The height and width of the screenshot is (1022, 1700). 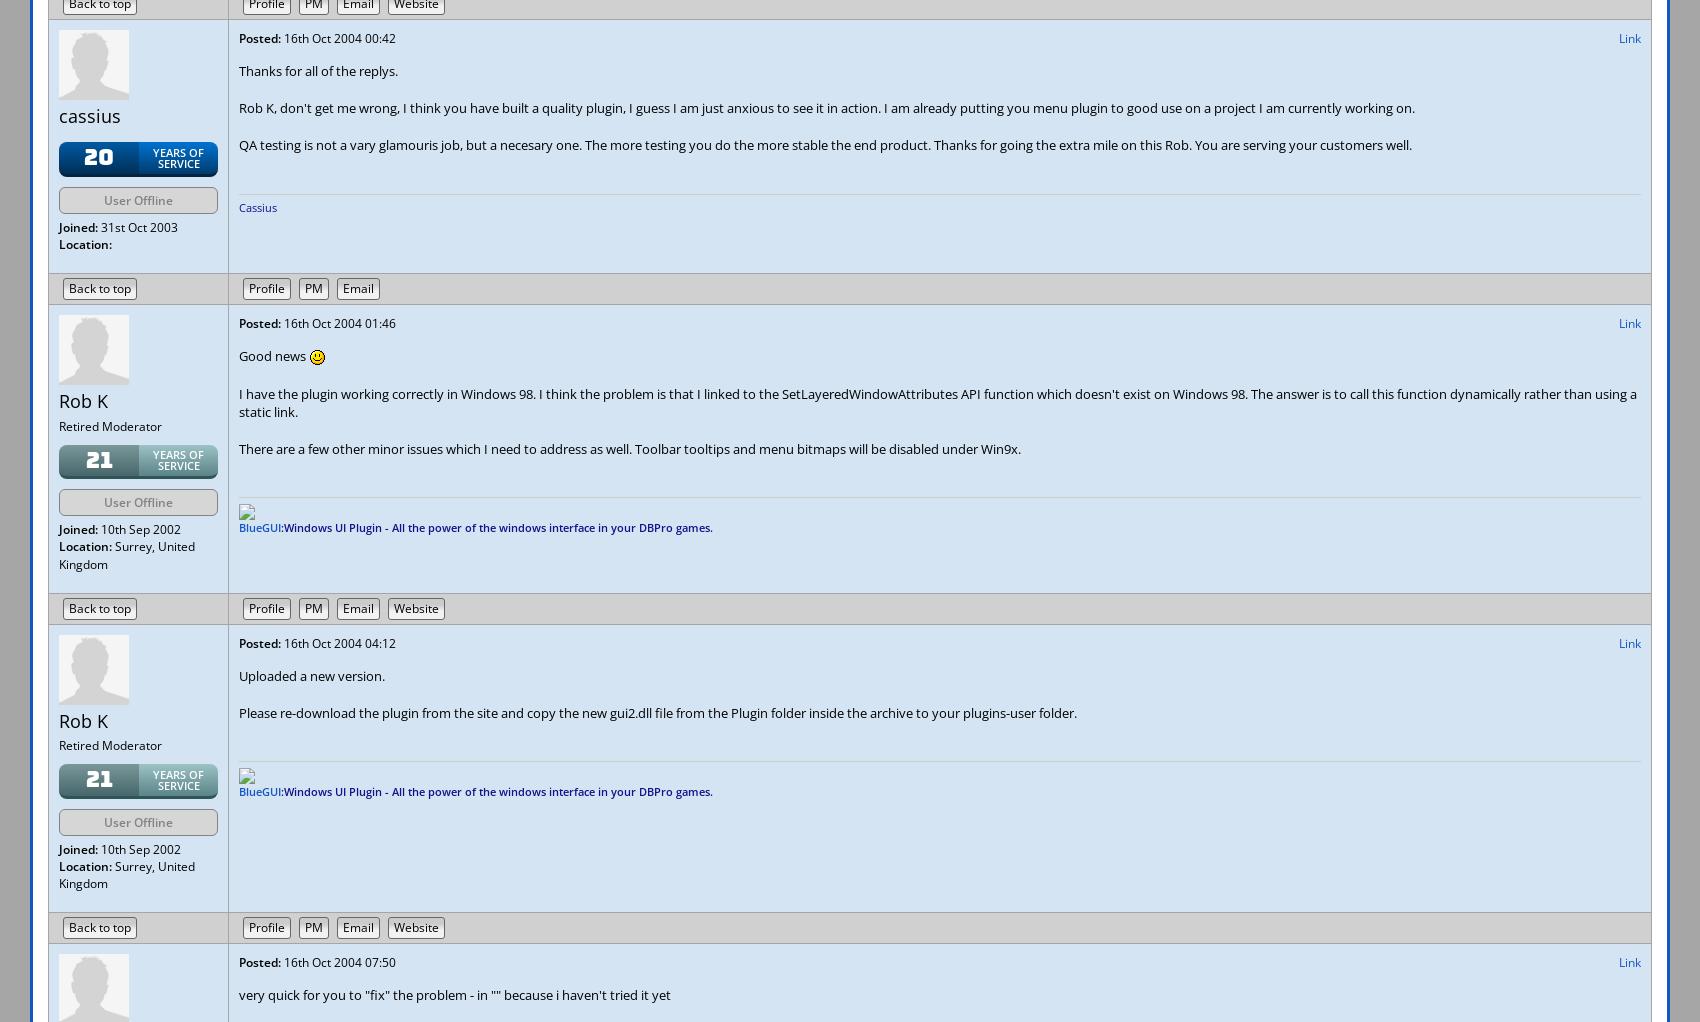 I want to click on '16th Oct 2004 00:42', so click(x=337, y=38).